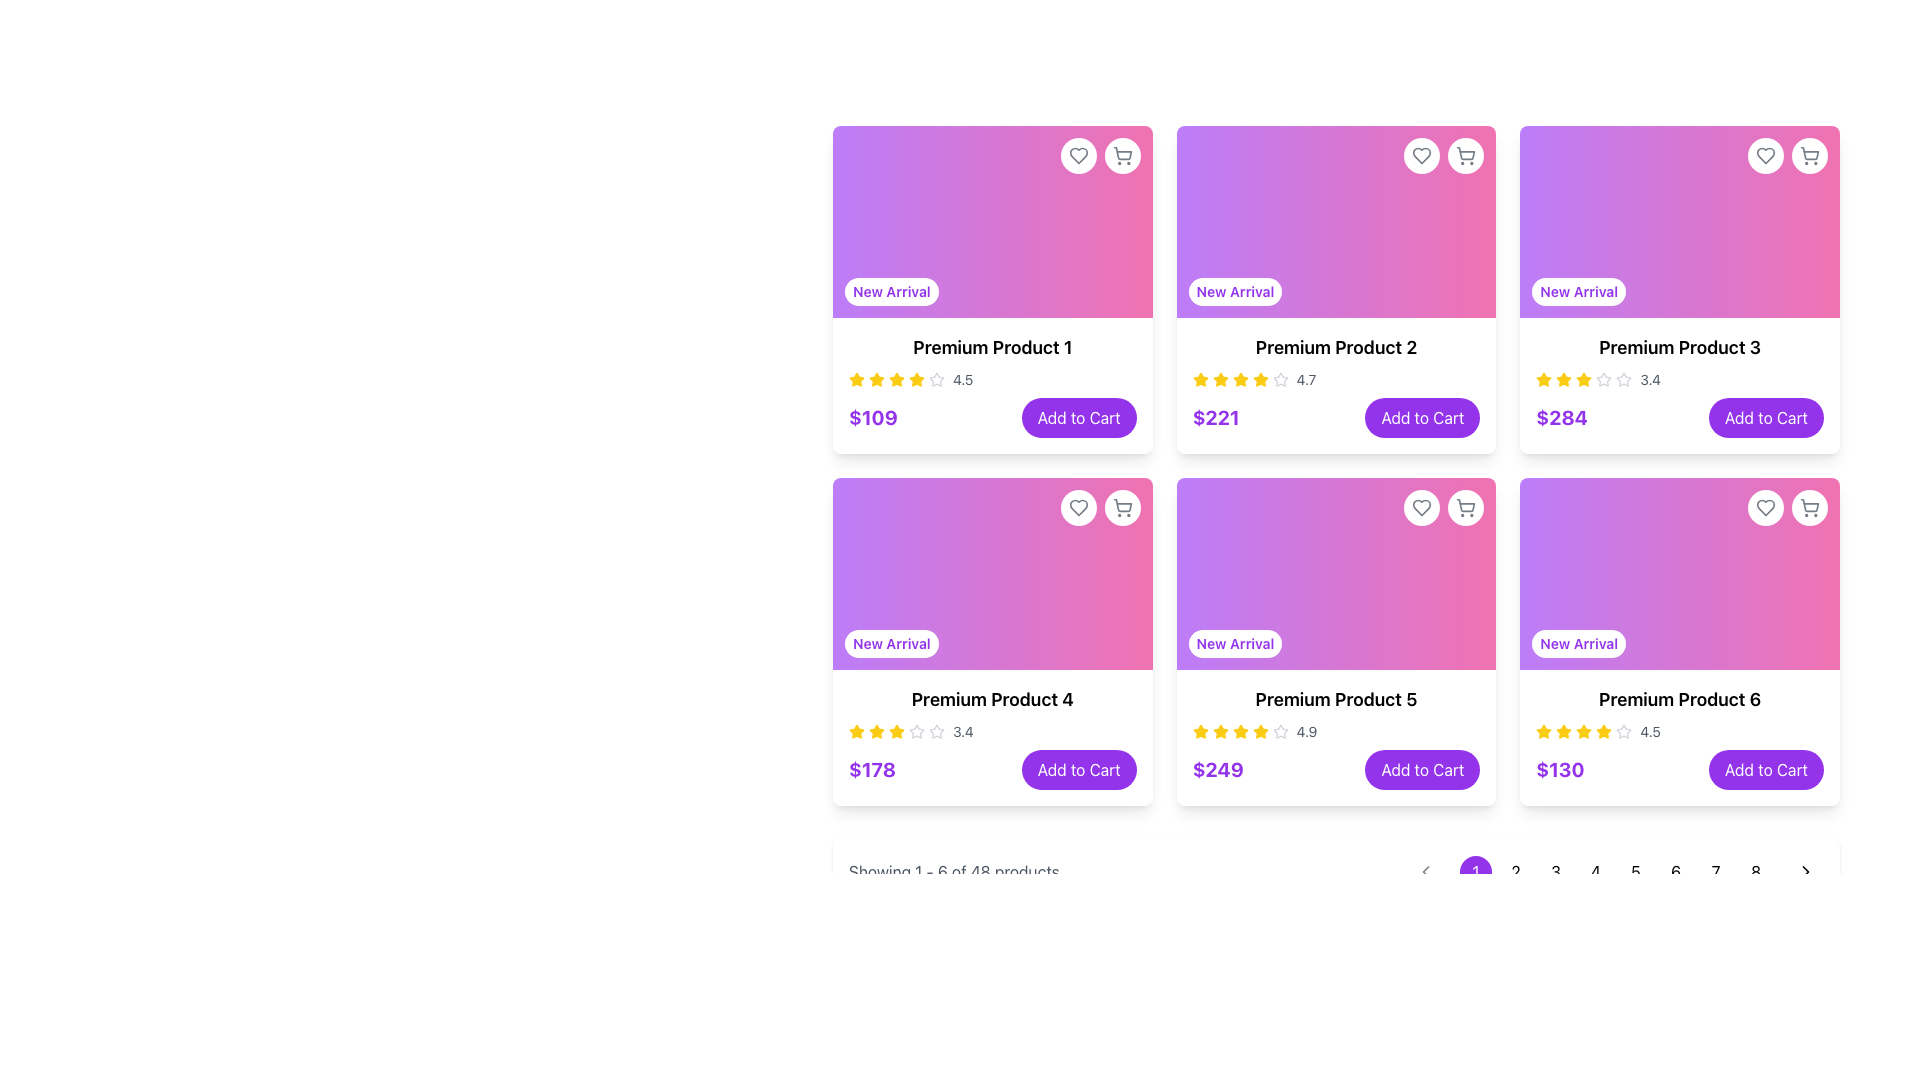  What do you see at coordinates (1583, 731) in the screenshot?
I see `the third star in the rating display for 'Premium Product 6', which represents a rating value of 3` at bounding box center [1583, 731].